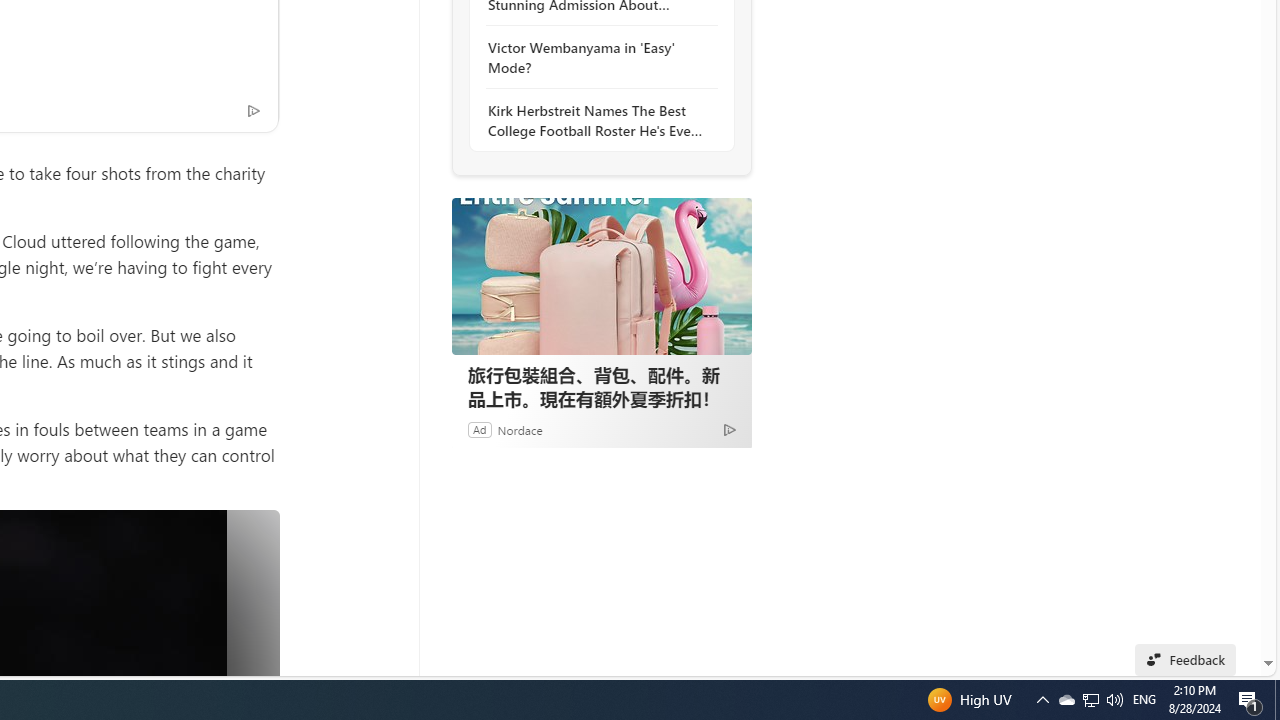  Describe the element at coordinates (595, 56) in the screenshot. I see `'Victor Wembanyama in '` at that location.